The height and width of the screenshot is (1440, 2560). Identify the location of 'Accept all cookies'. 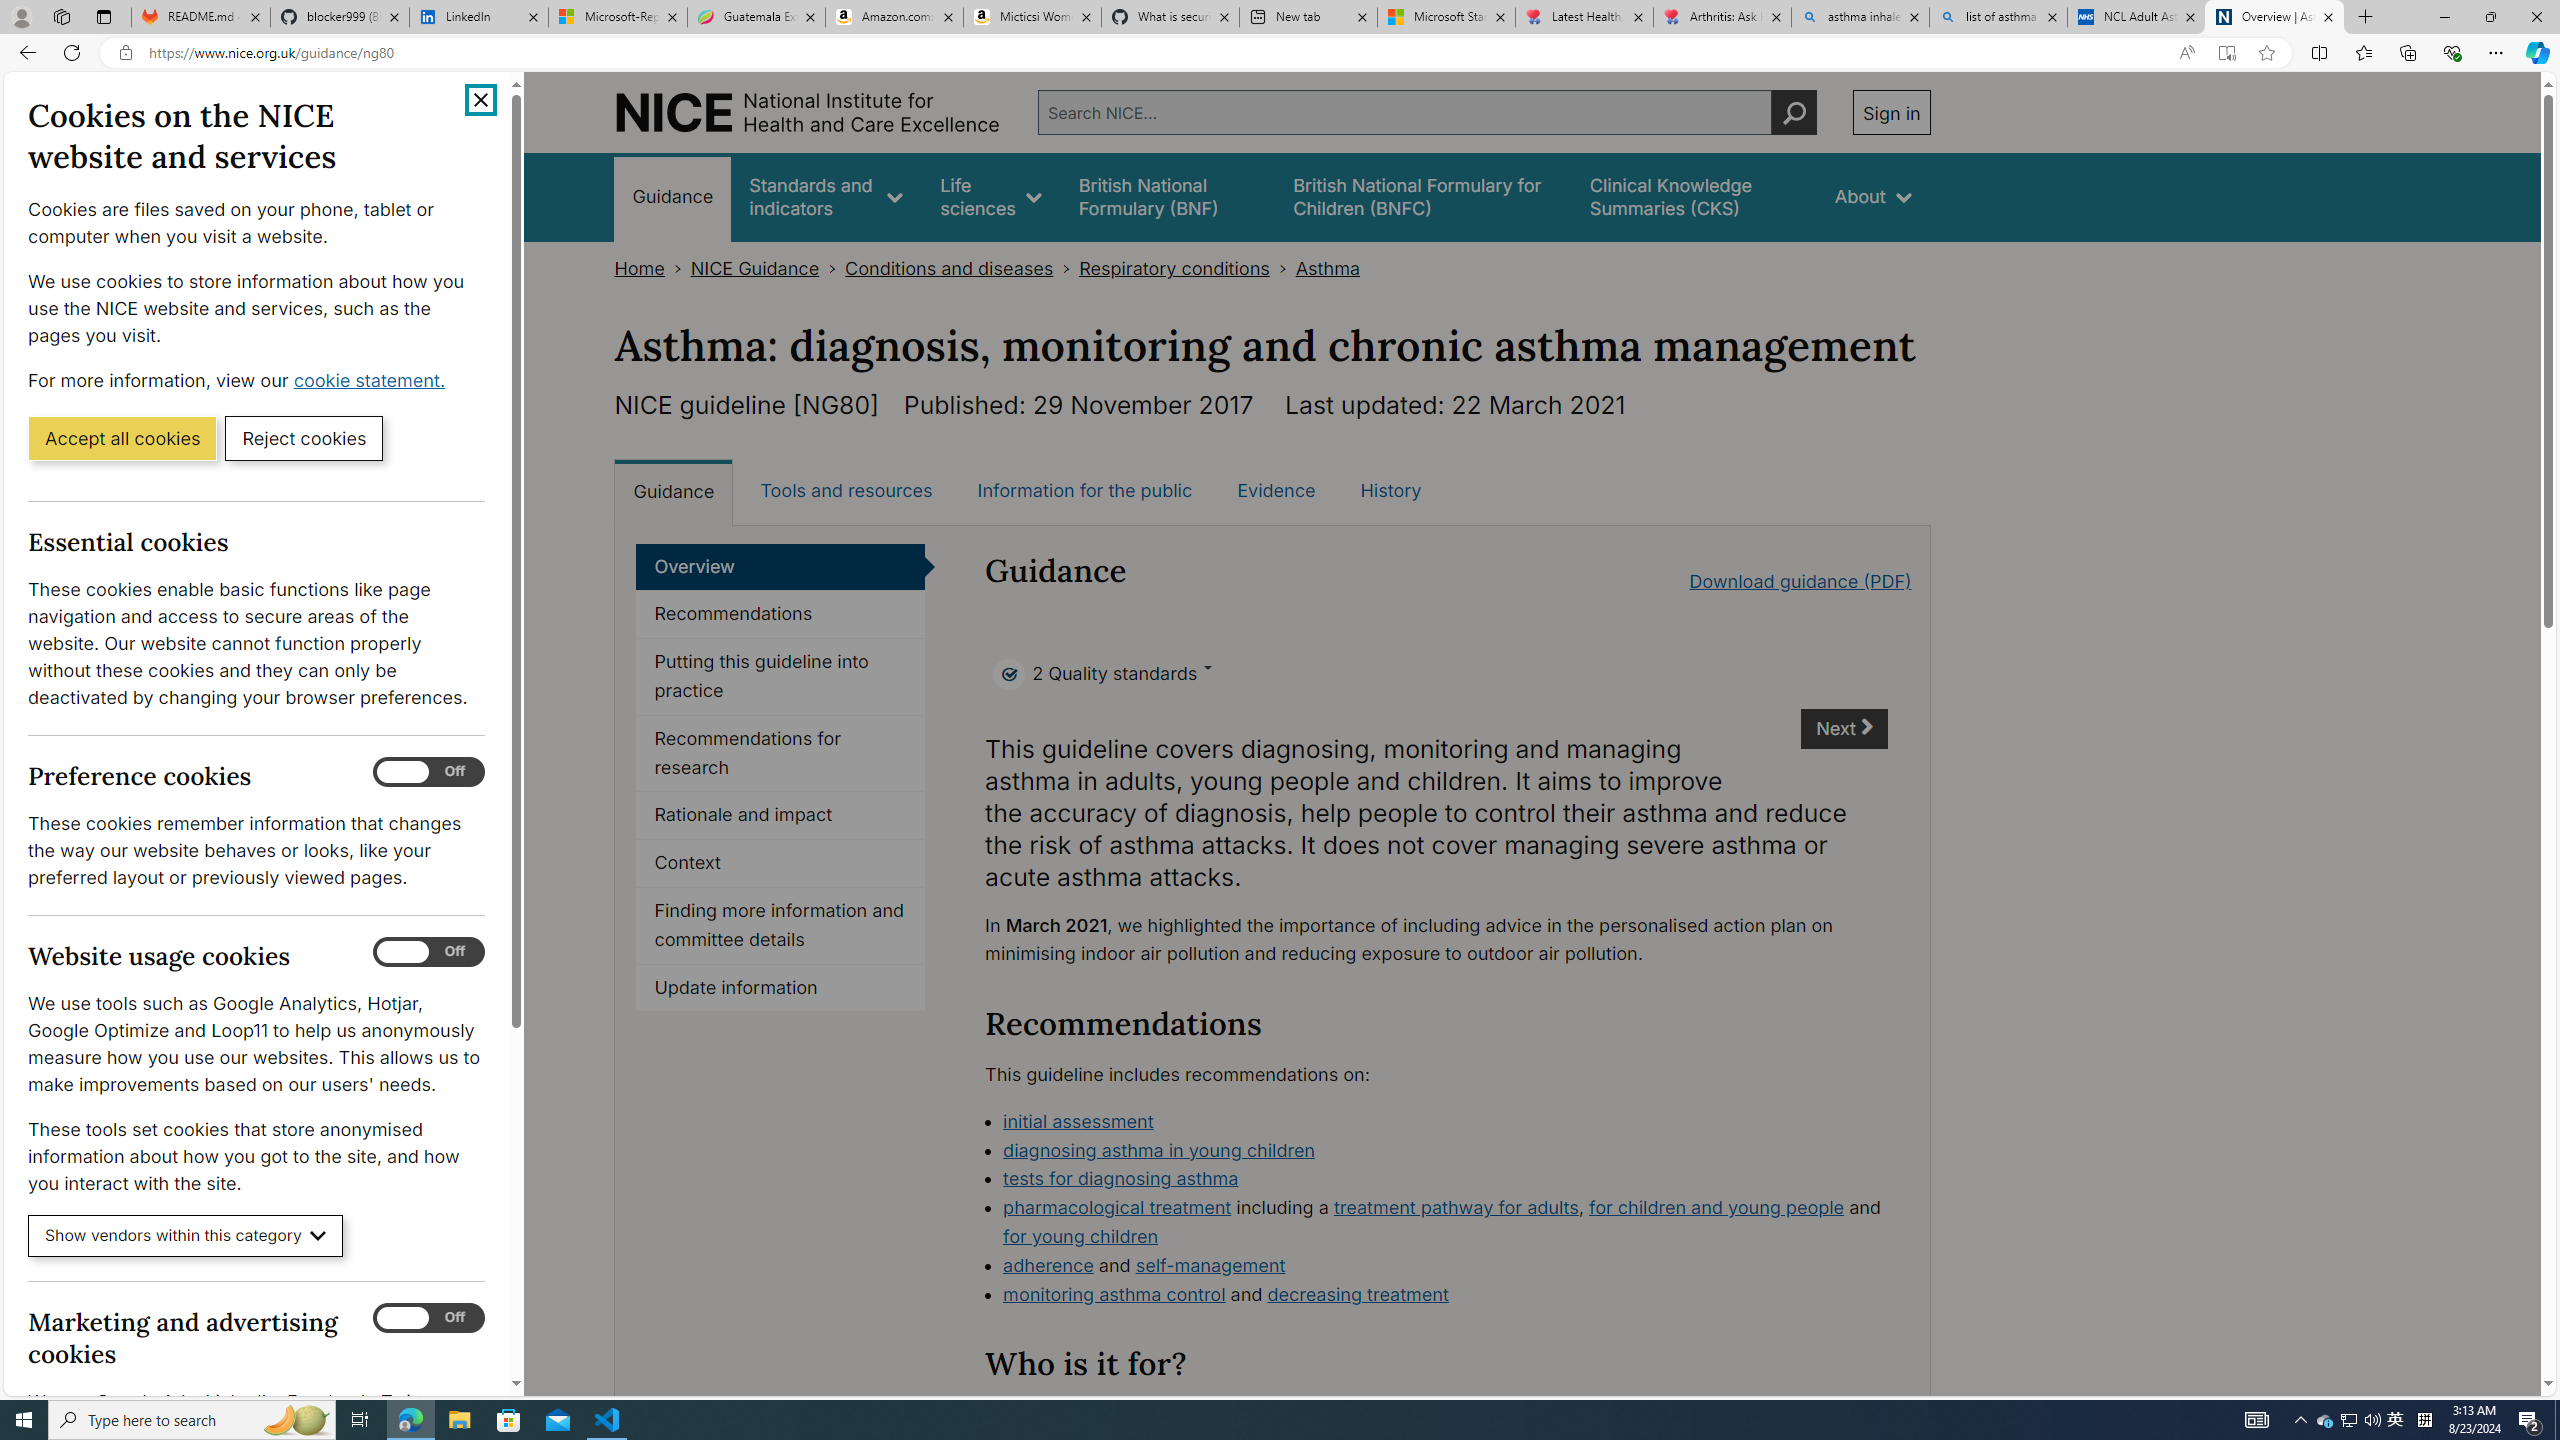
(122, 436).